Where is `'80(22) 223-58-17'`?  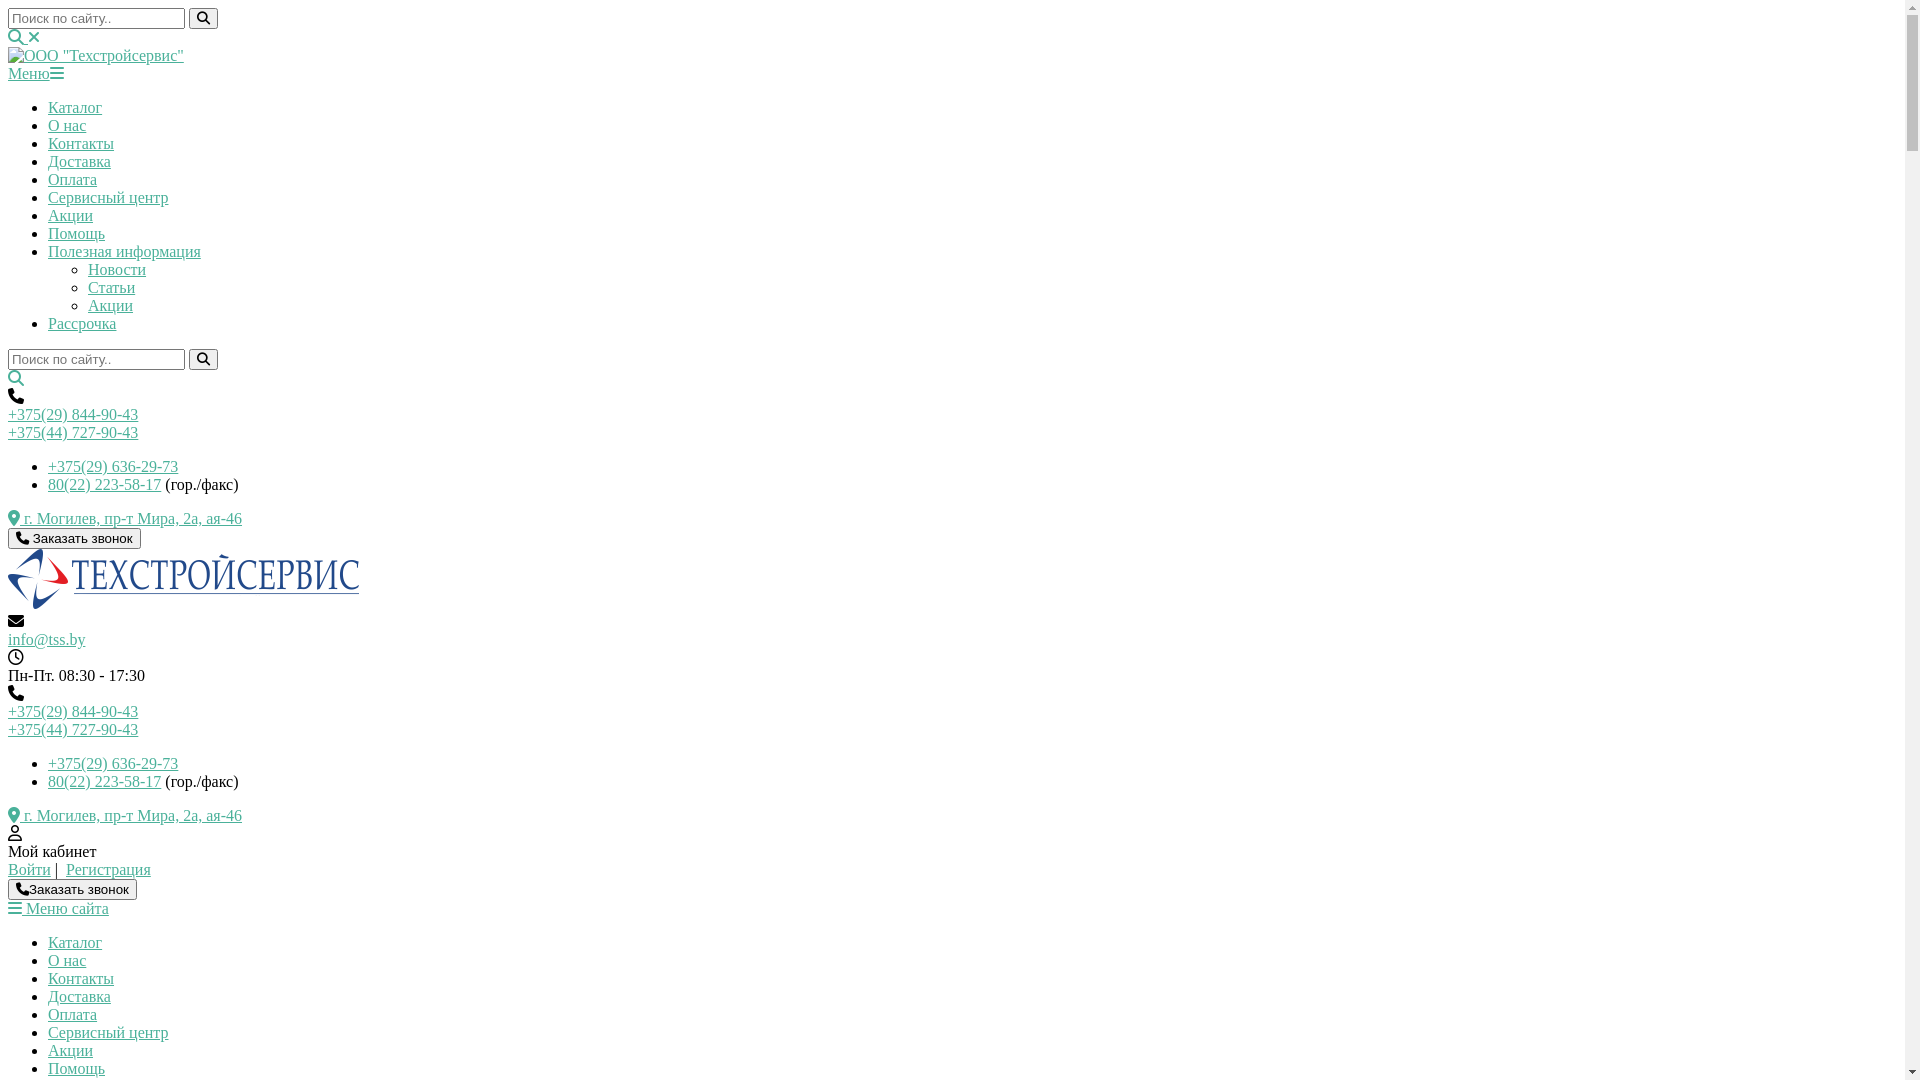
'80(22) 223-58-17' is located at coordinates (103, 780).